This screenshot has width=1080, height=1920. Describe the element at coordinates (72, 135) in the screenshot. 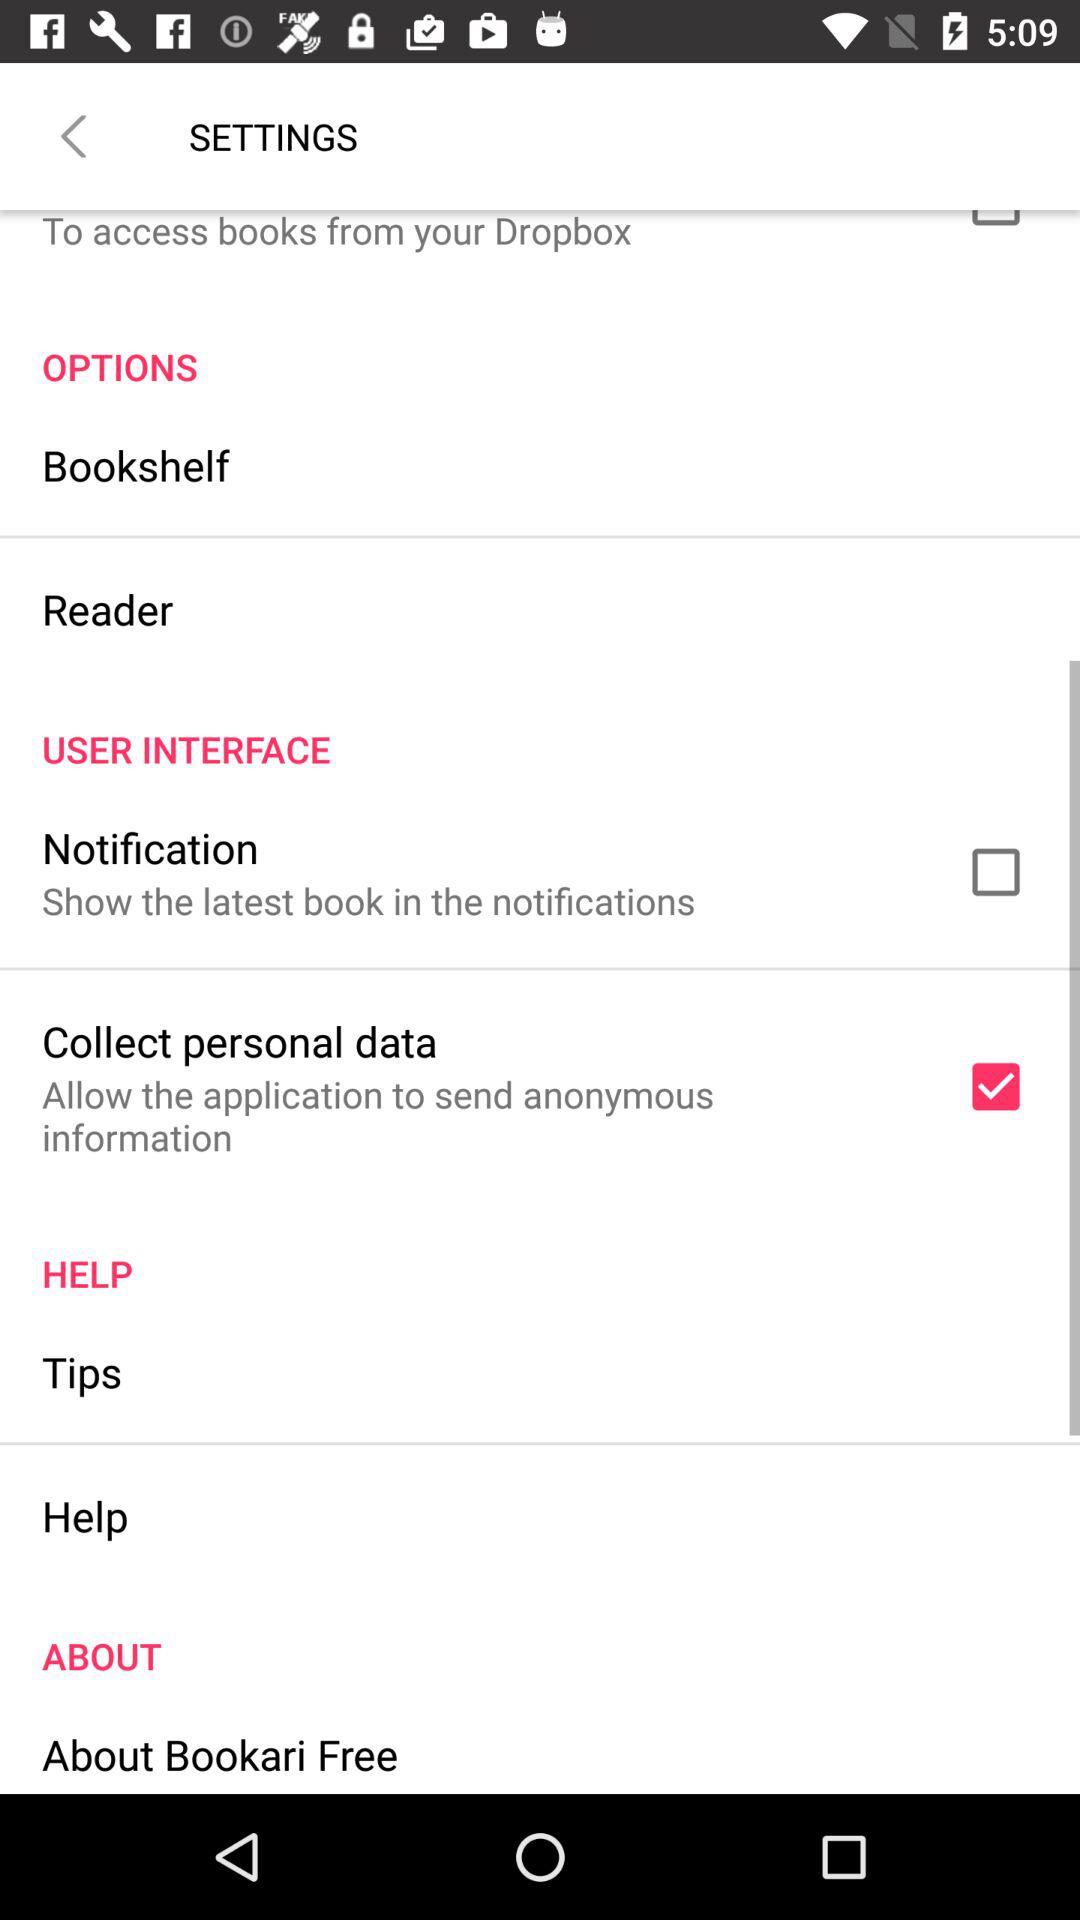

I see `icon above to access books` at that location.